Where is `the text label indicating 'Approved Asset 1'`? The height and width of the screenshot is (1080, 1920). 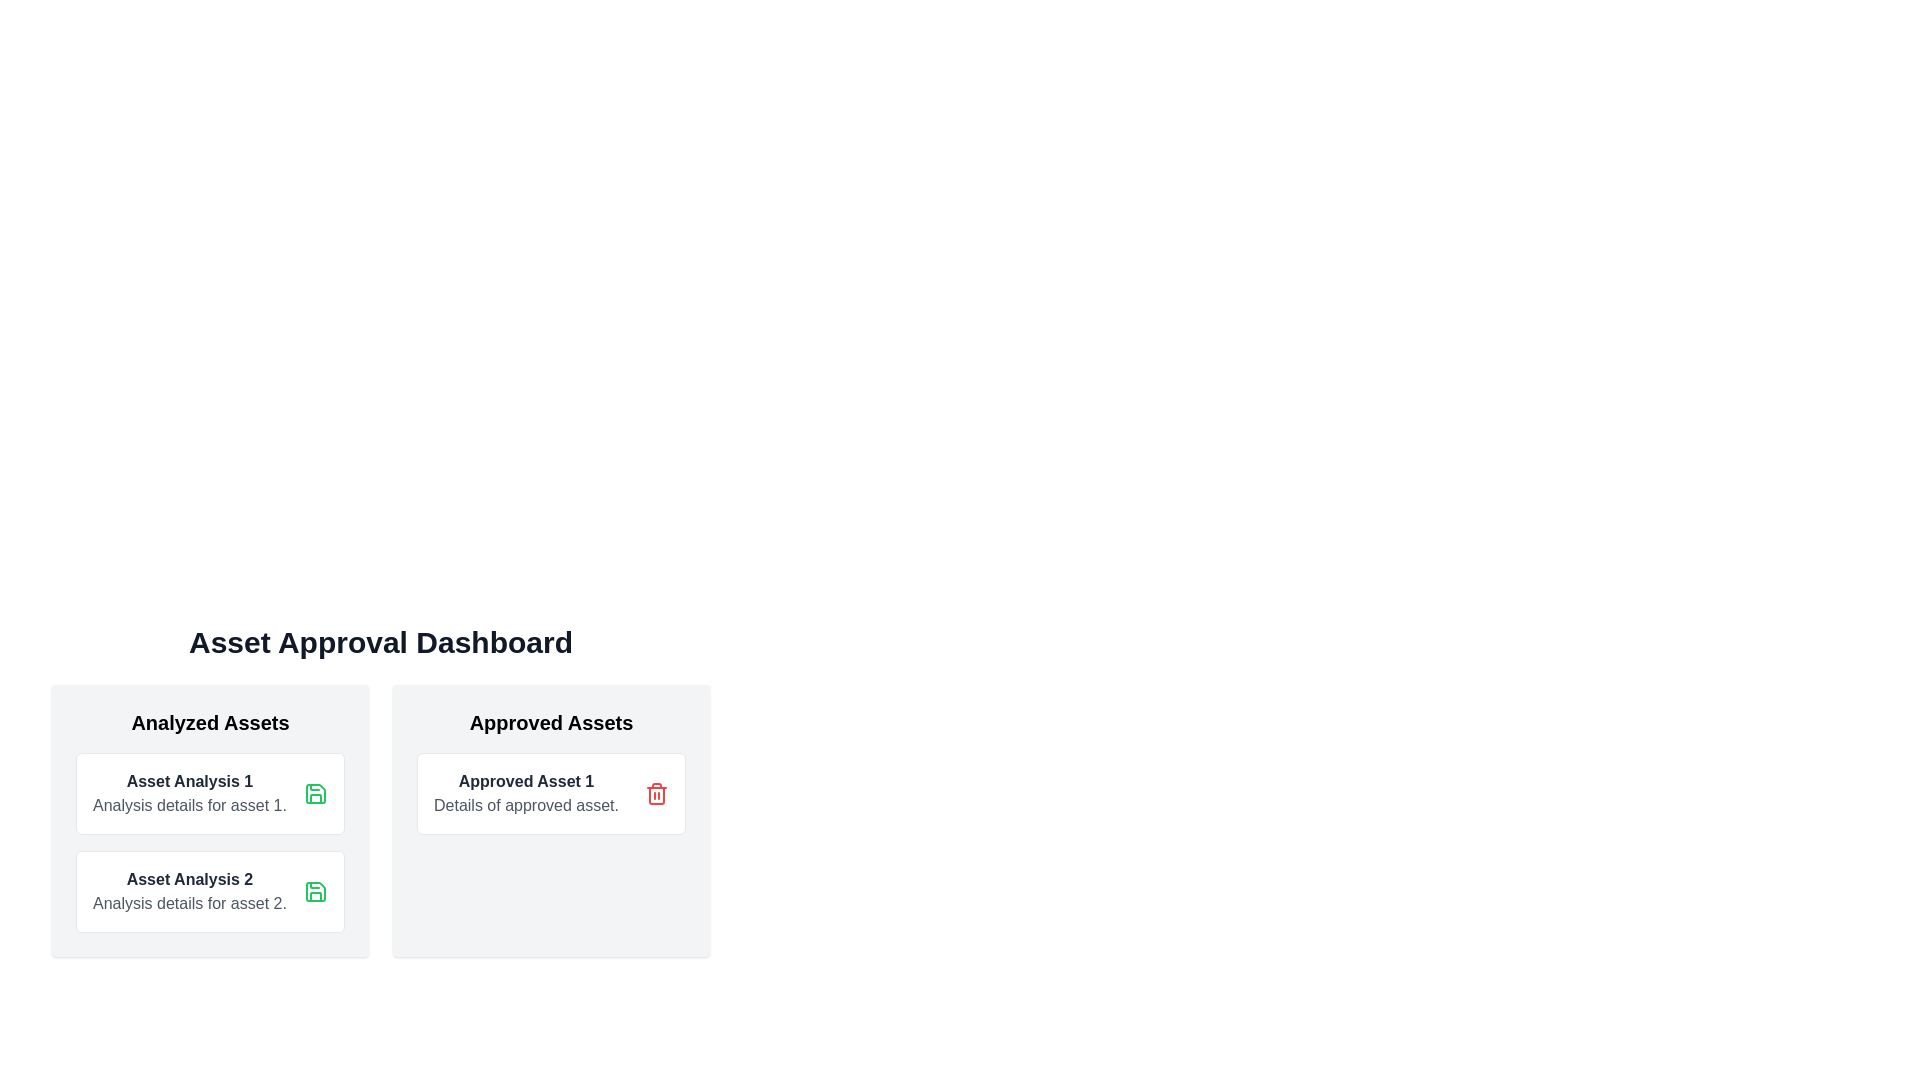
the text label indicating 'Approved Asset 1' is located at coordinates (526, 781).